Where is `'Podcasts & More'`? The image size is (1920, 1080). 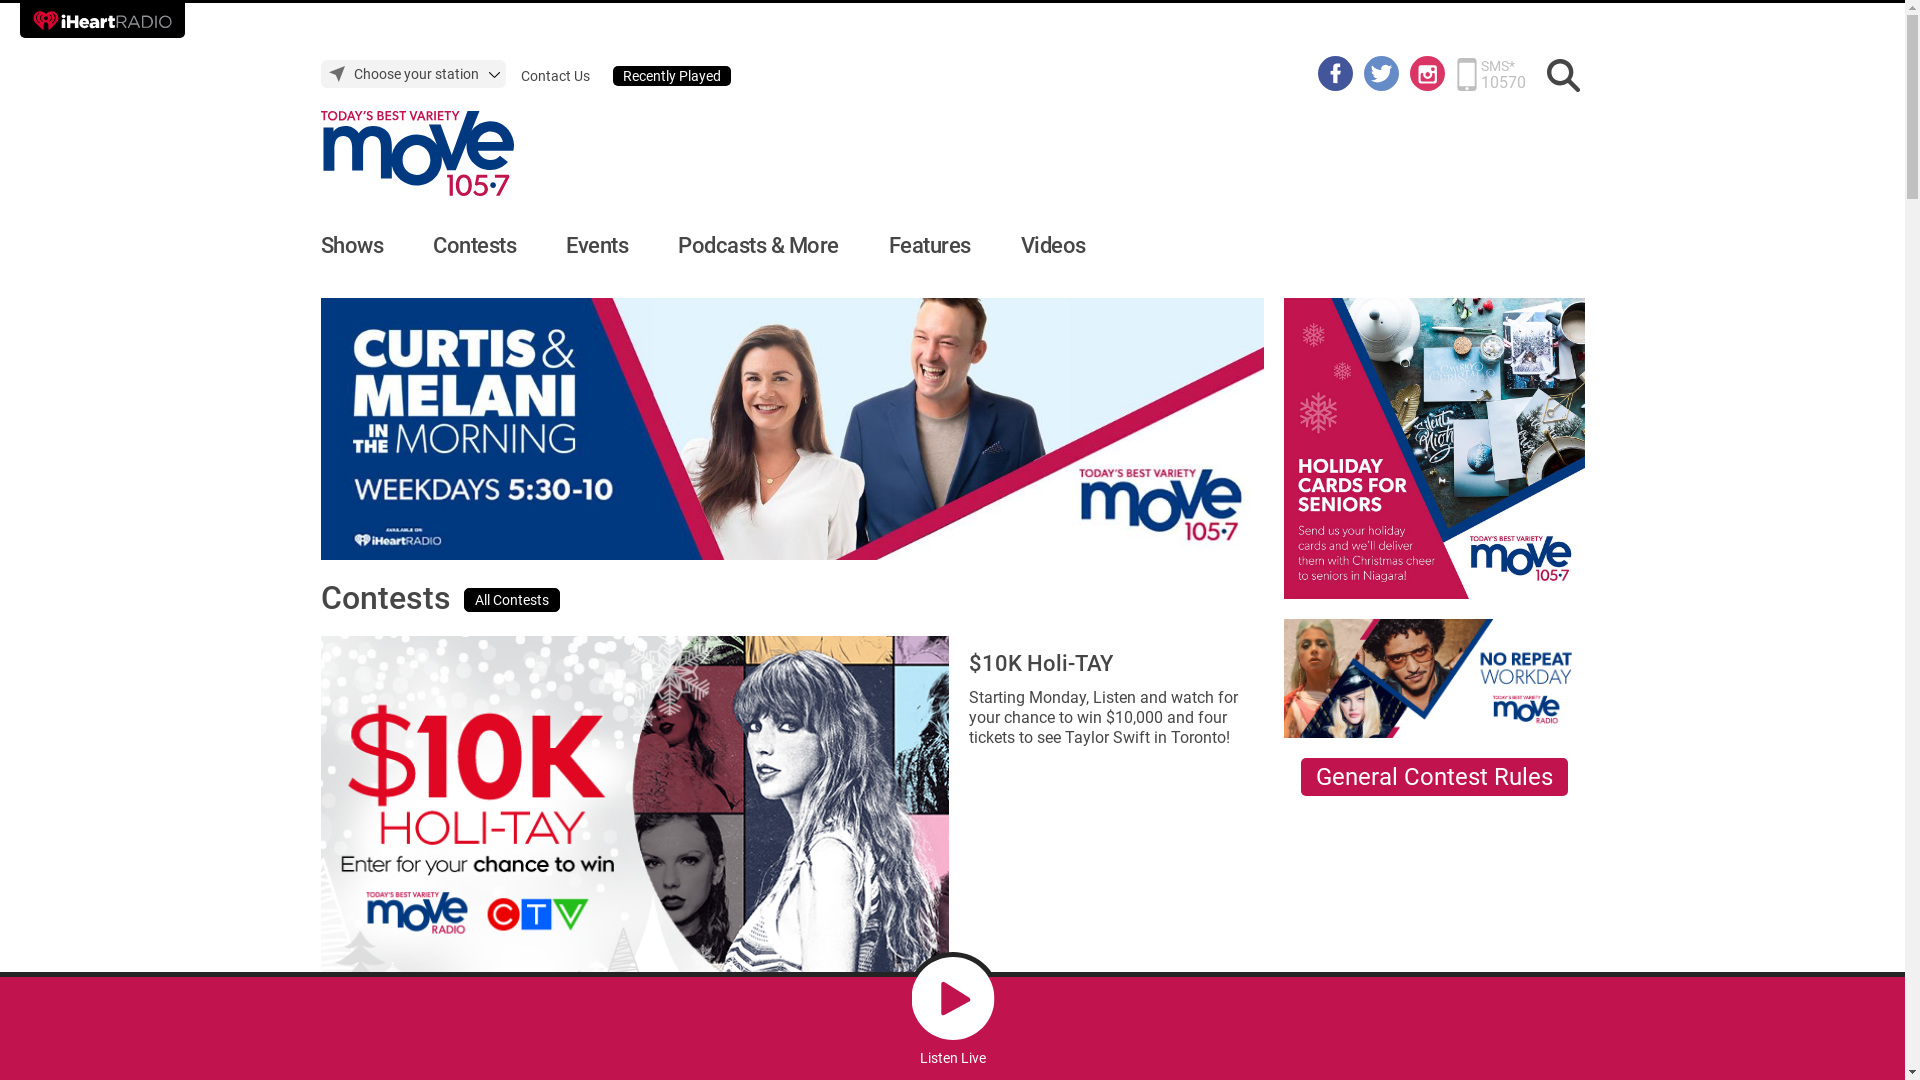 'Podcasts & More' is located at coordinates (757, 245).